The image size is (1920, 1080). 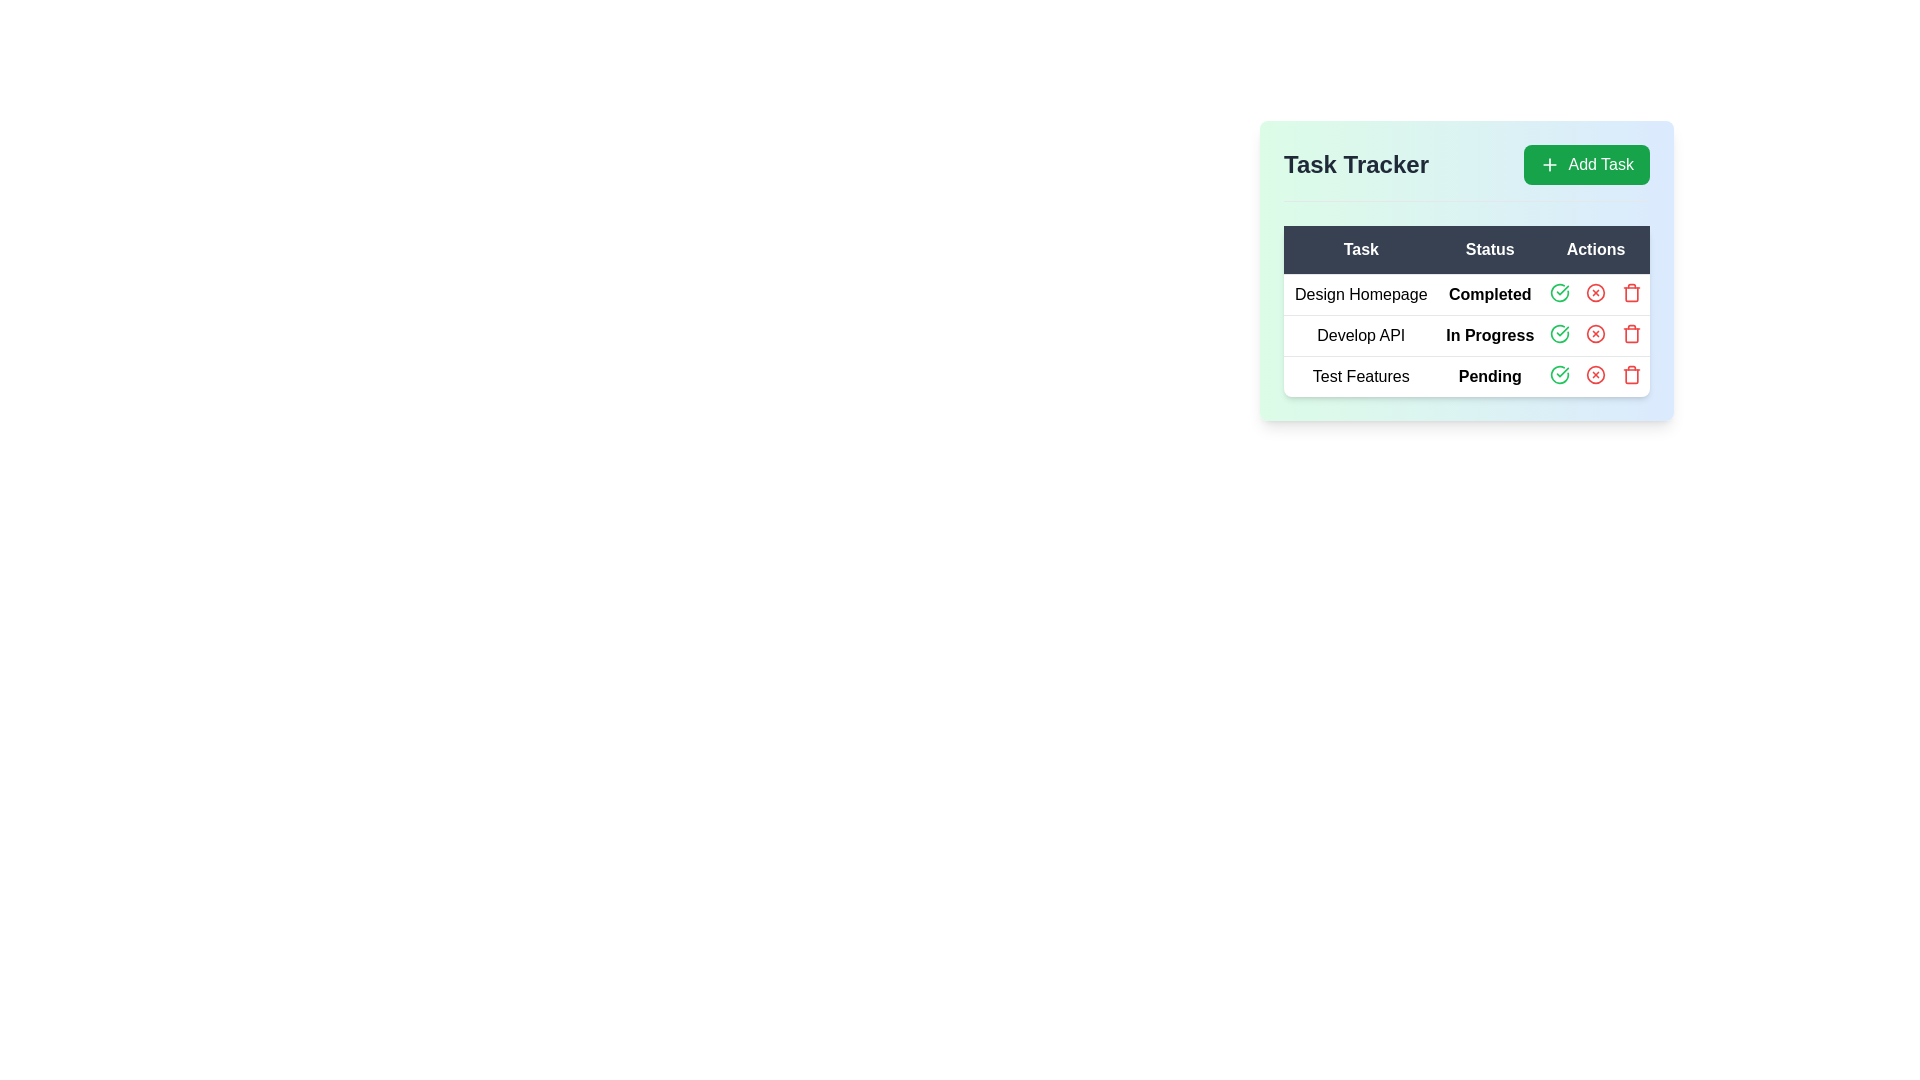 I want to click on the leftmost icon in the 'Actions' column of the 'Test Features' row in the 'Task Tracker' table, so click(x=1559, y=374).